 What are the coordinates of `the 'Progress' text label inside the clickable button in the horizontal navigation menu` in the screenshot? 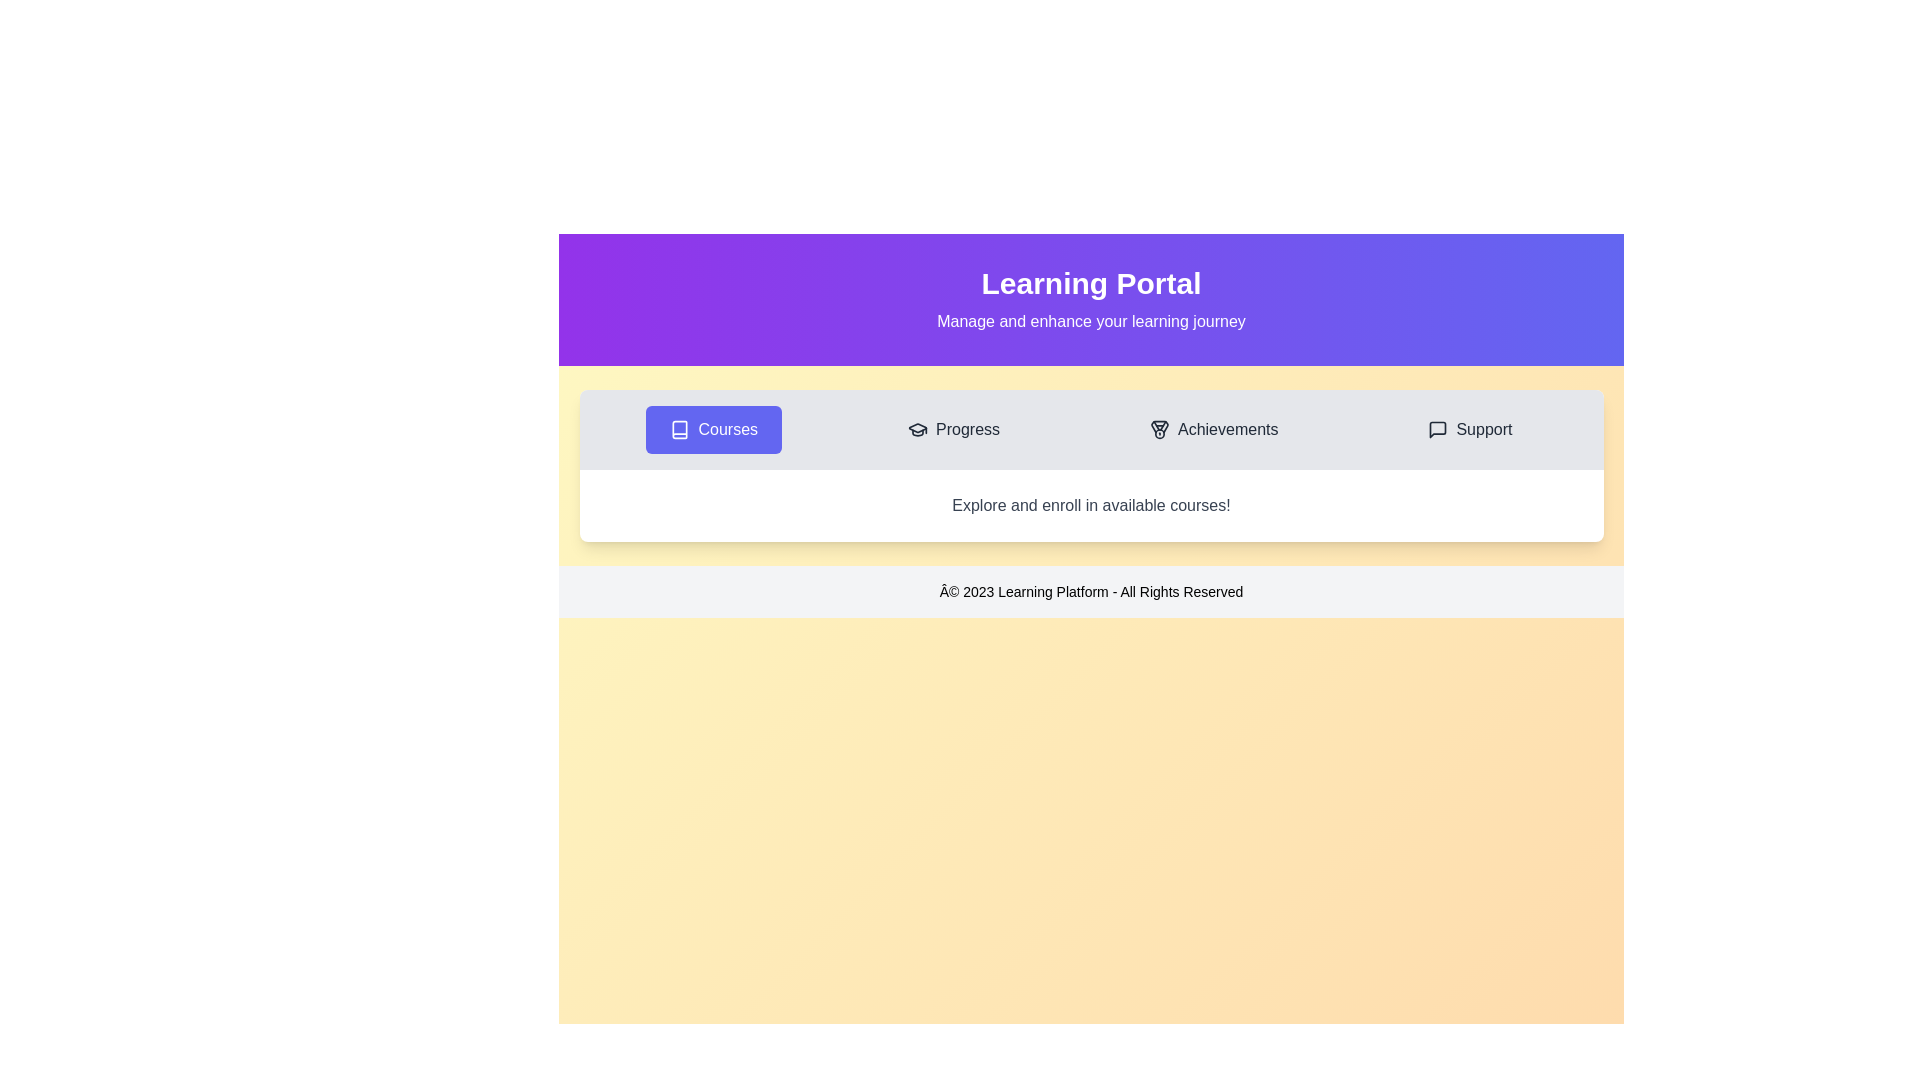 It's located at (968, 428).